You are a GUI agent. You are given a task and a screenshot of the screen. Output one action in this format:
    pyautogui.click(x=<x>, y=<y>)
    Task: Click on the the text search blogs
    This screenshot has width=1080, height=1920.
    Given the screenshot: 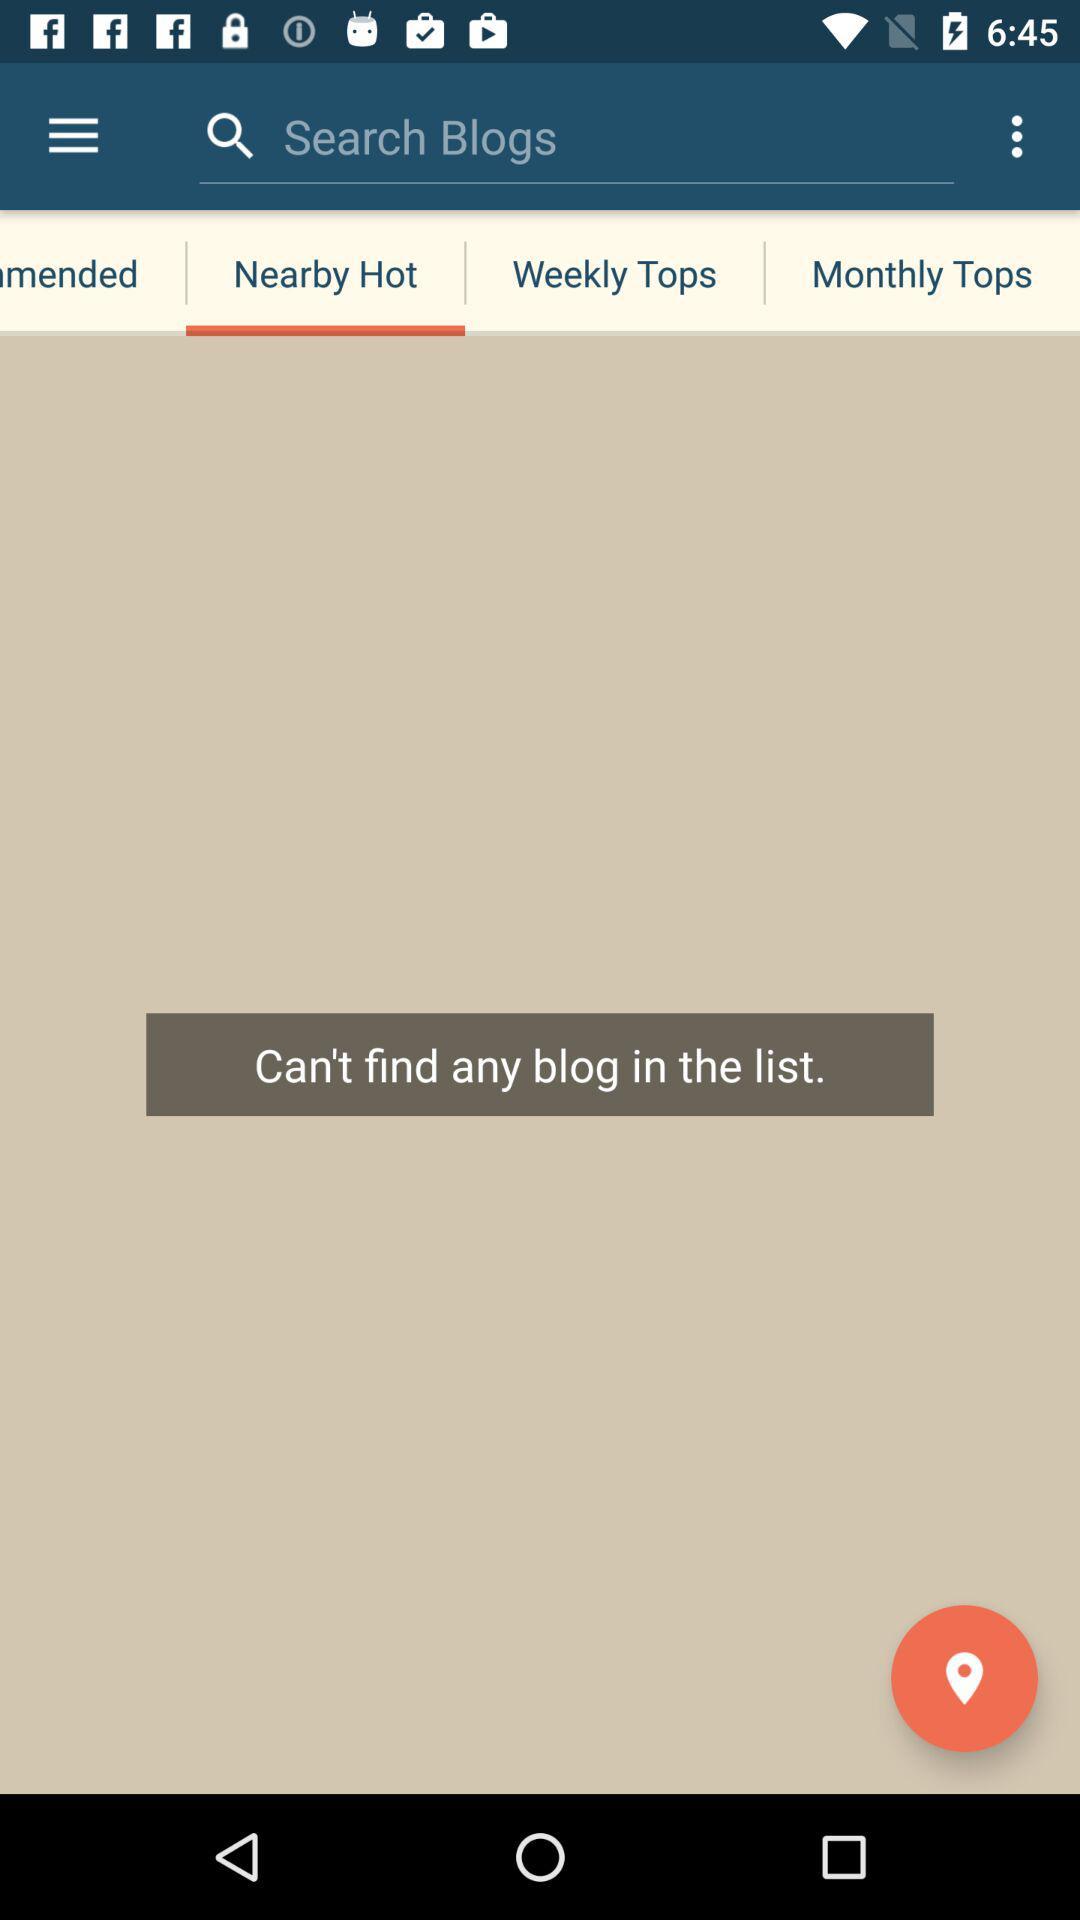 What is the action you would take?
    pyautogui.click(x=419, y=135)
    